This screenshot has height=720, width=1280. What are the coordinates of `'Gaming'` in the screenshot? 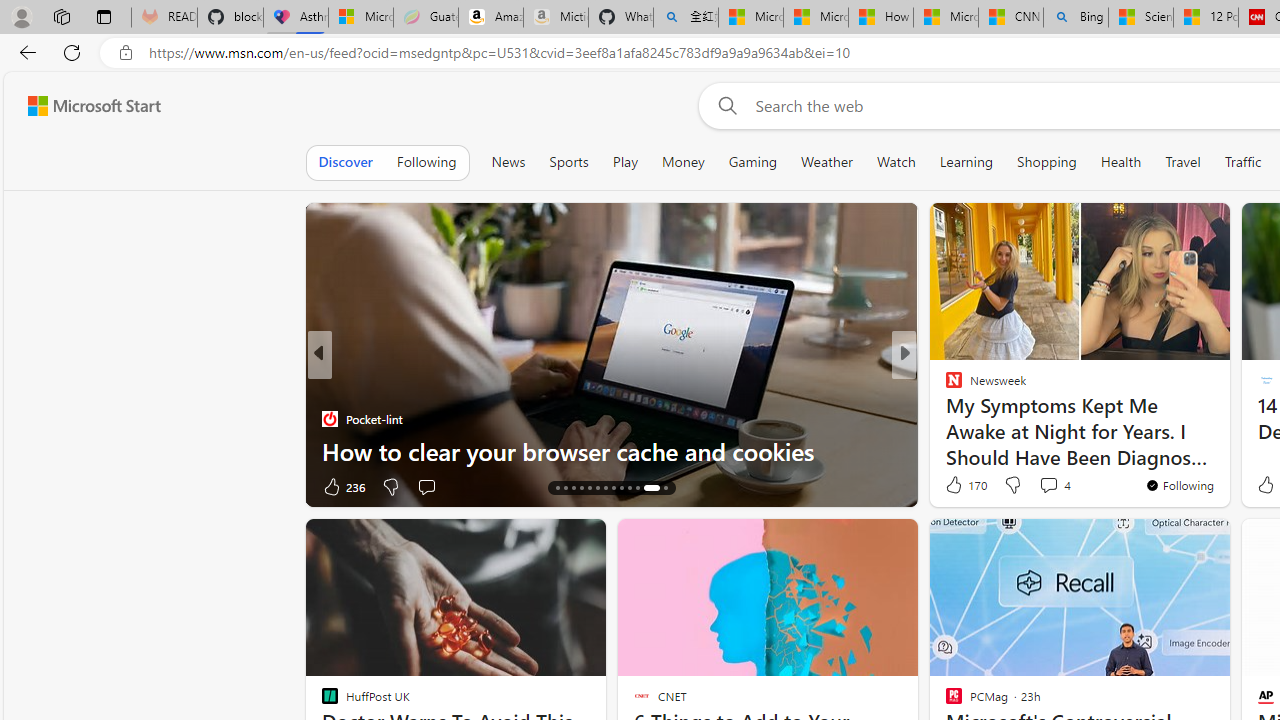 It's located at (751, 161).